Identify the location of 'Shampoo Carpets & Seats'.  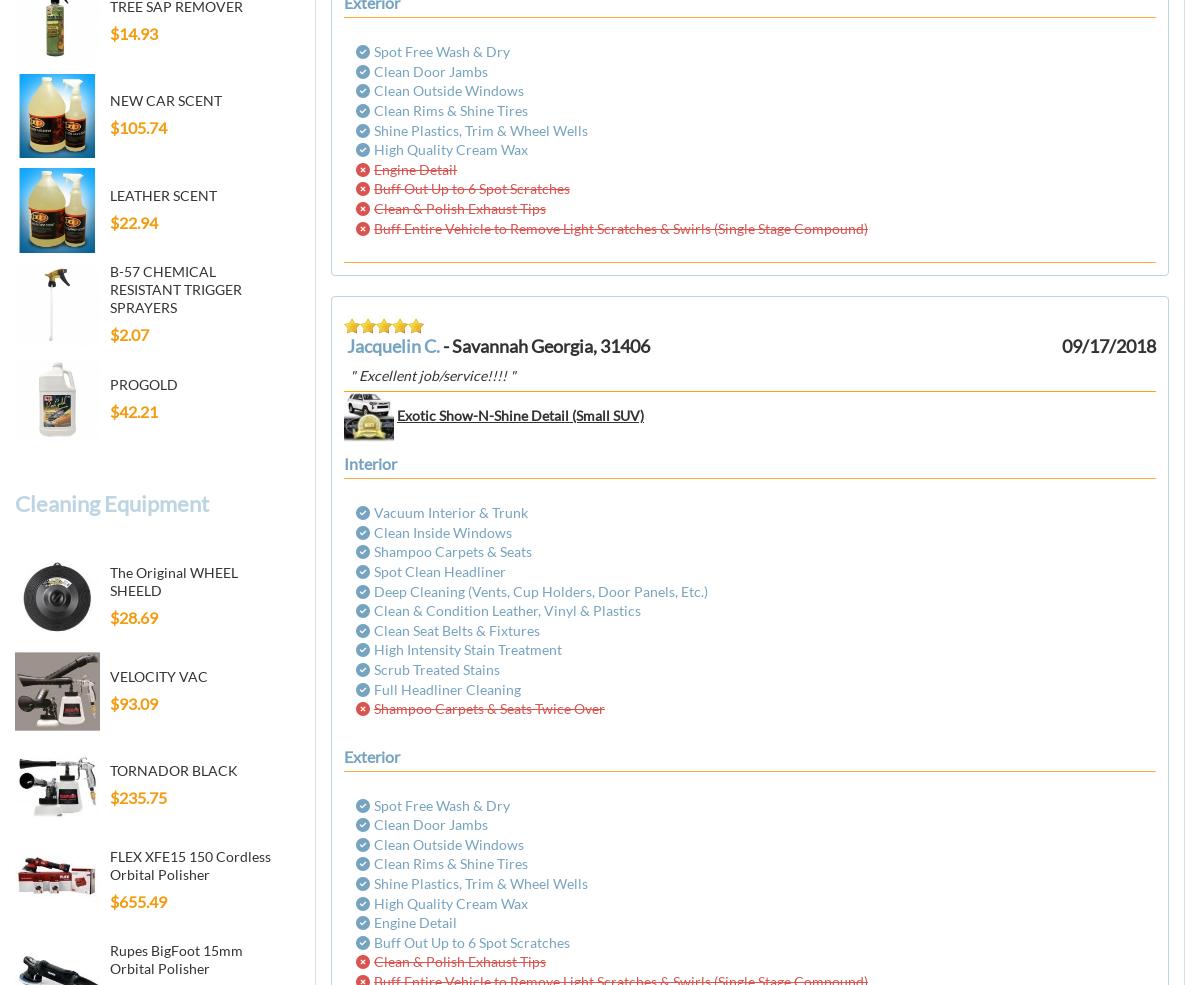
(452, 551).